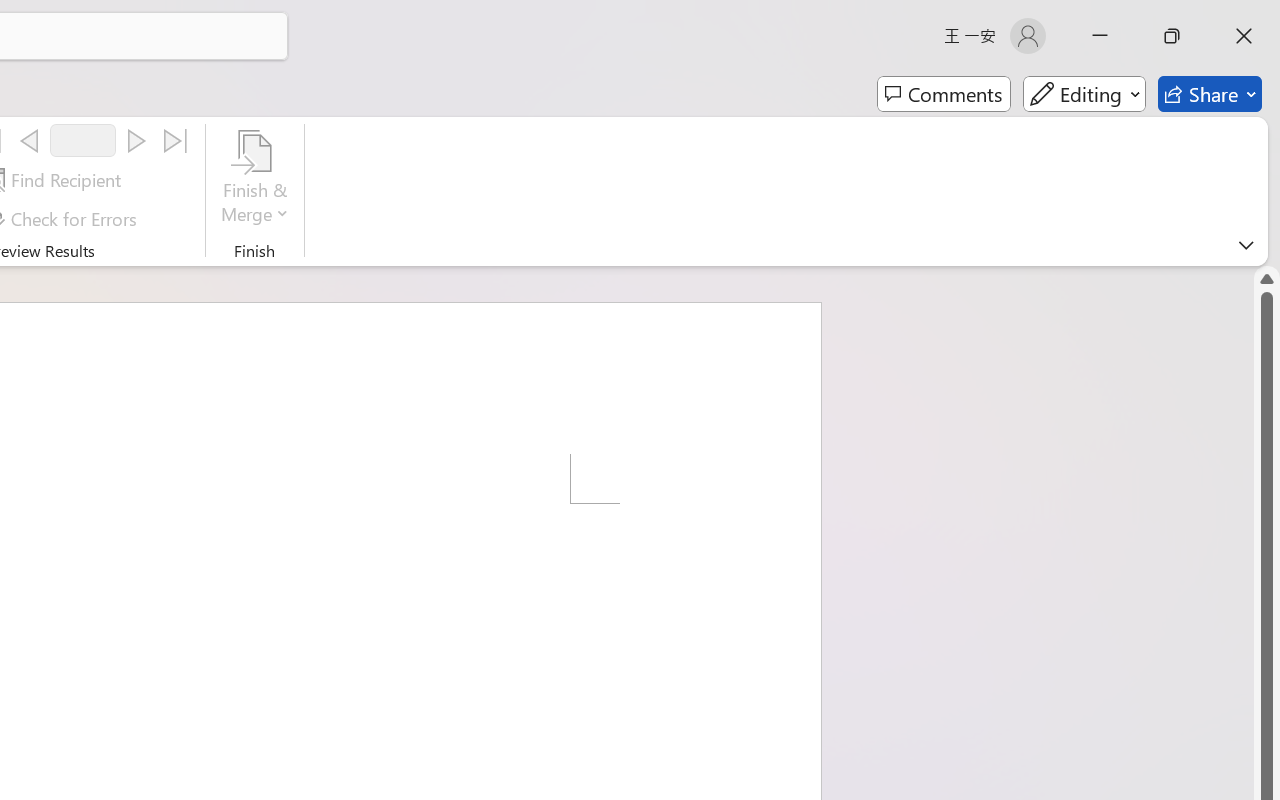  Describe the element at coordinates (176, 141) in the screenshot. I see `'Last'` at that location.